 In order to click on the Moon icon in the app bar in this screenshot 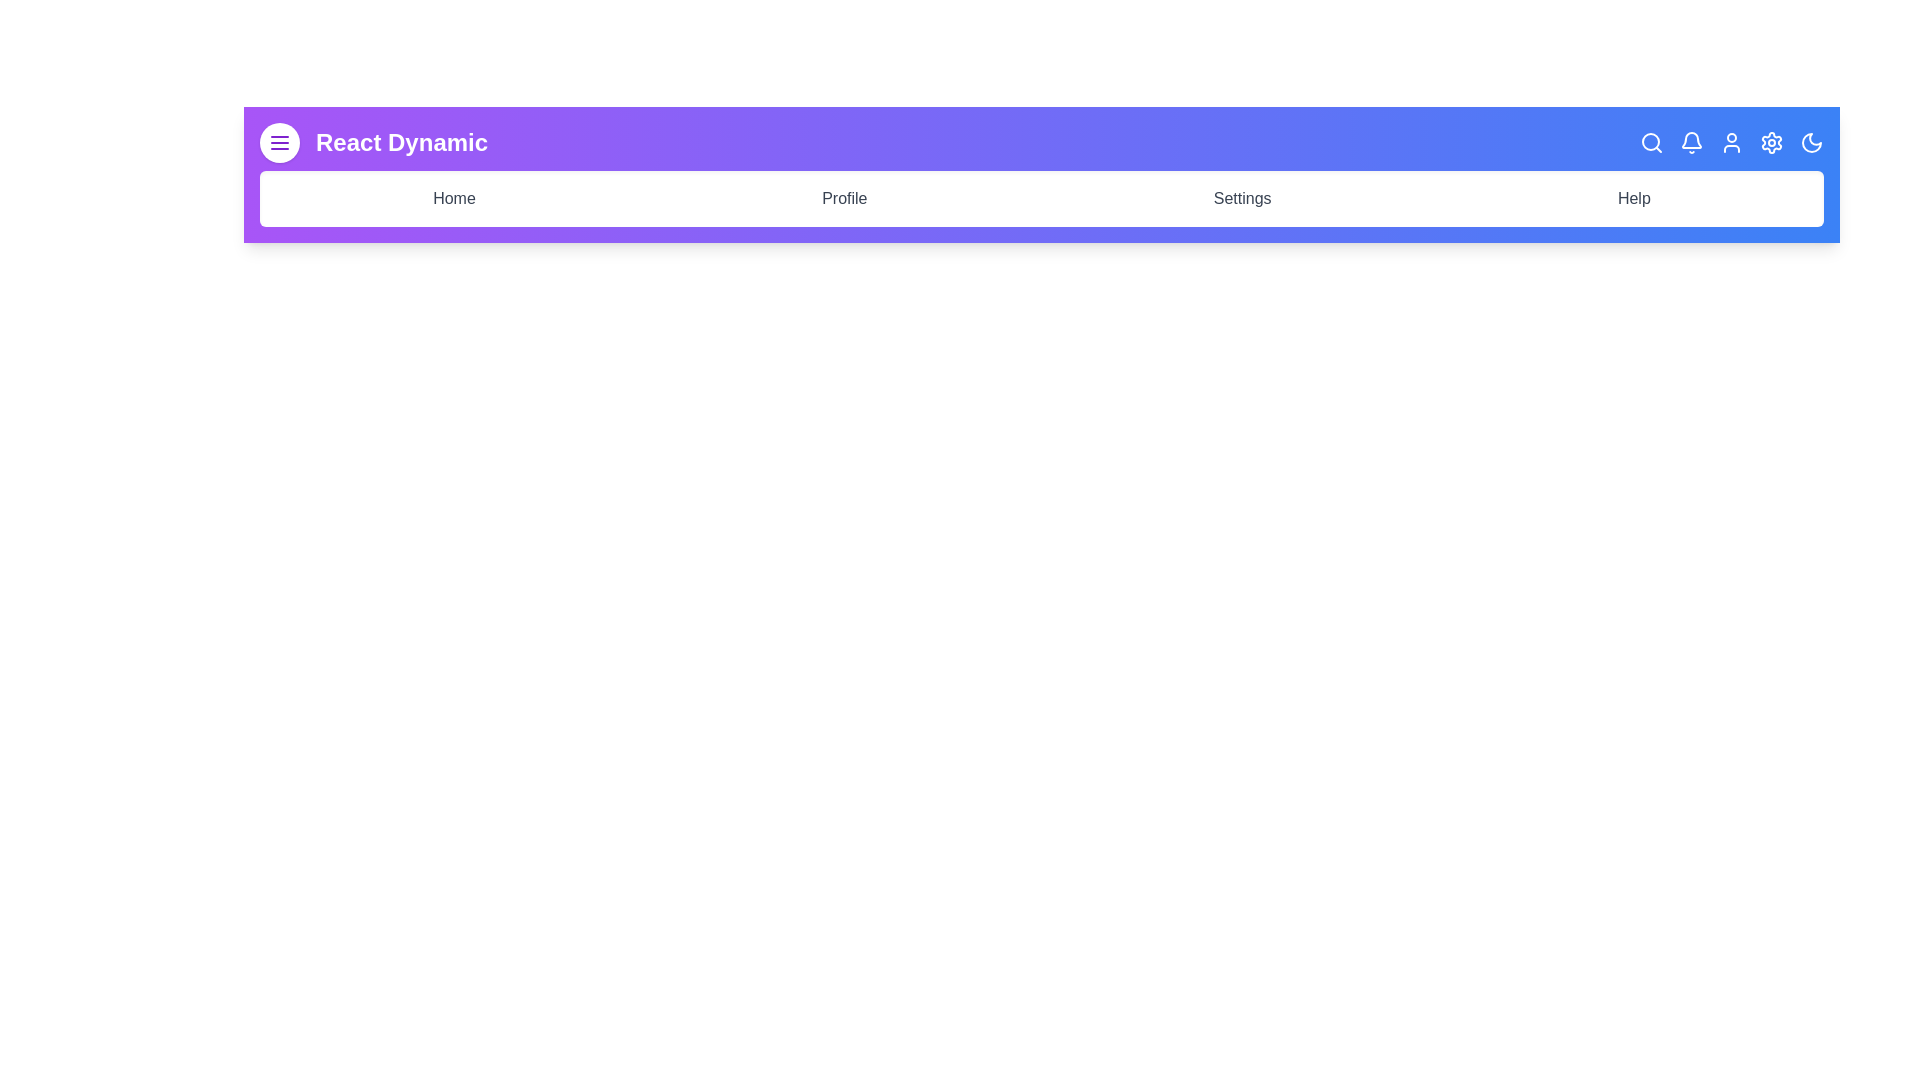, I will do `click(1811, 141)`.